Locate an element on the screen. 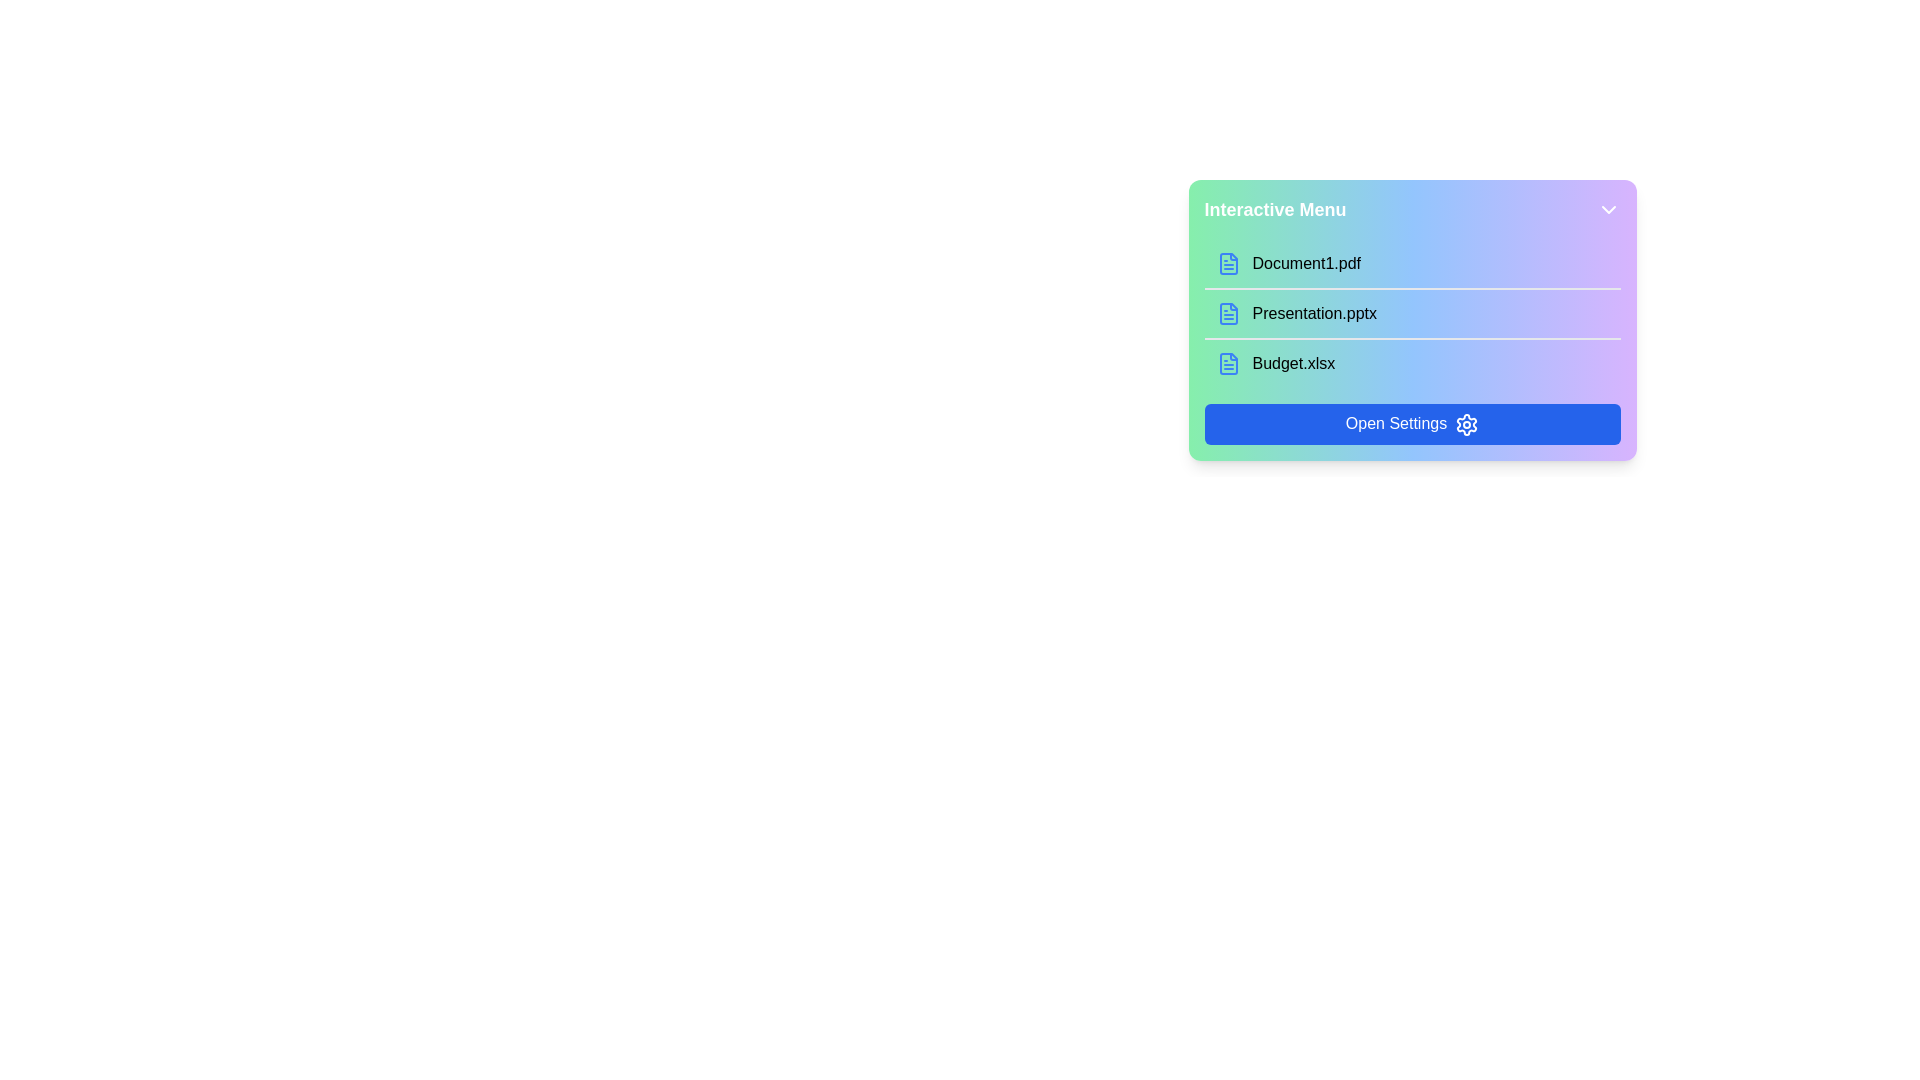  the list item displaying the file name 'Budget.xlsx', which is the last item in the vertical list of files is located at coordinates (1411, 362).